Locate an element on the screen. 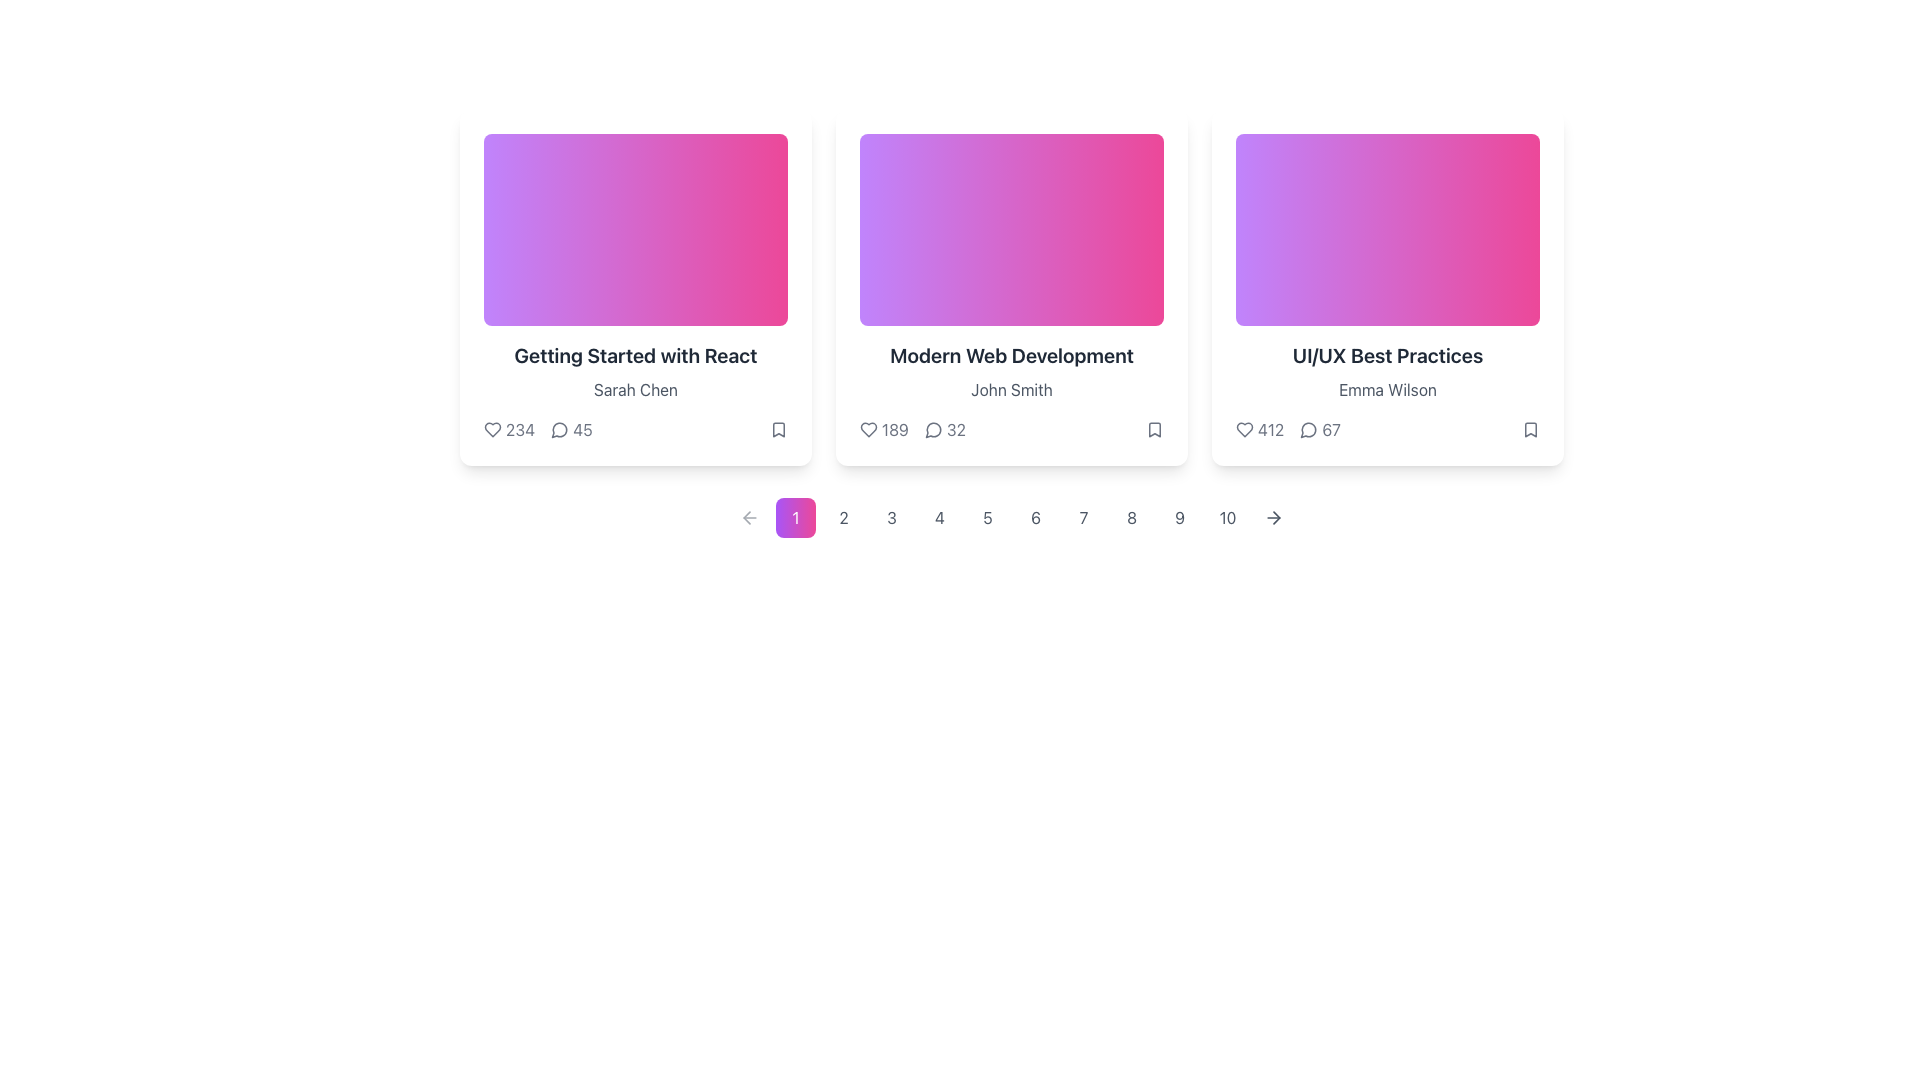 The height and width of the screenshot is (1080, 1920). the Pagination control located at the bottom of the user interface is located at coordinates (1012, 516).